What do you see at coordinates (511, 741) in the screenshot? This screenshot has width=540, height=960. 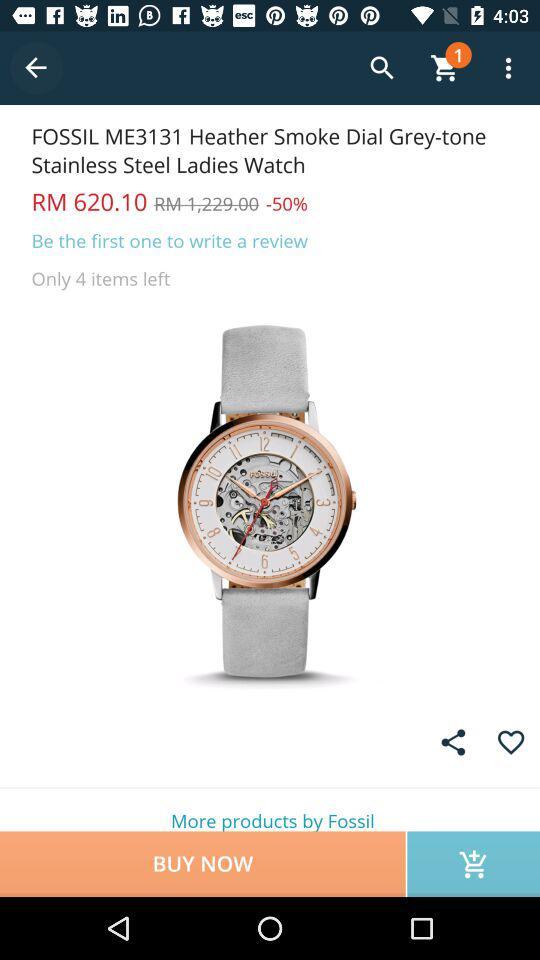 I see `the favorite icon` at bounding box center [511, 741].